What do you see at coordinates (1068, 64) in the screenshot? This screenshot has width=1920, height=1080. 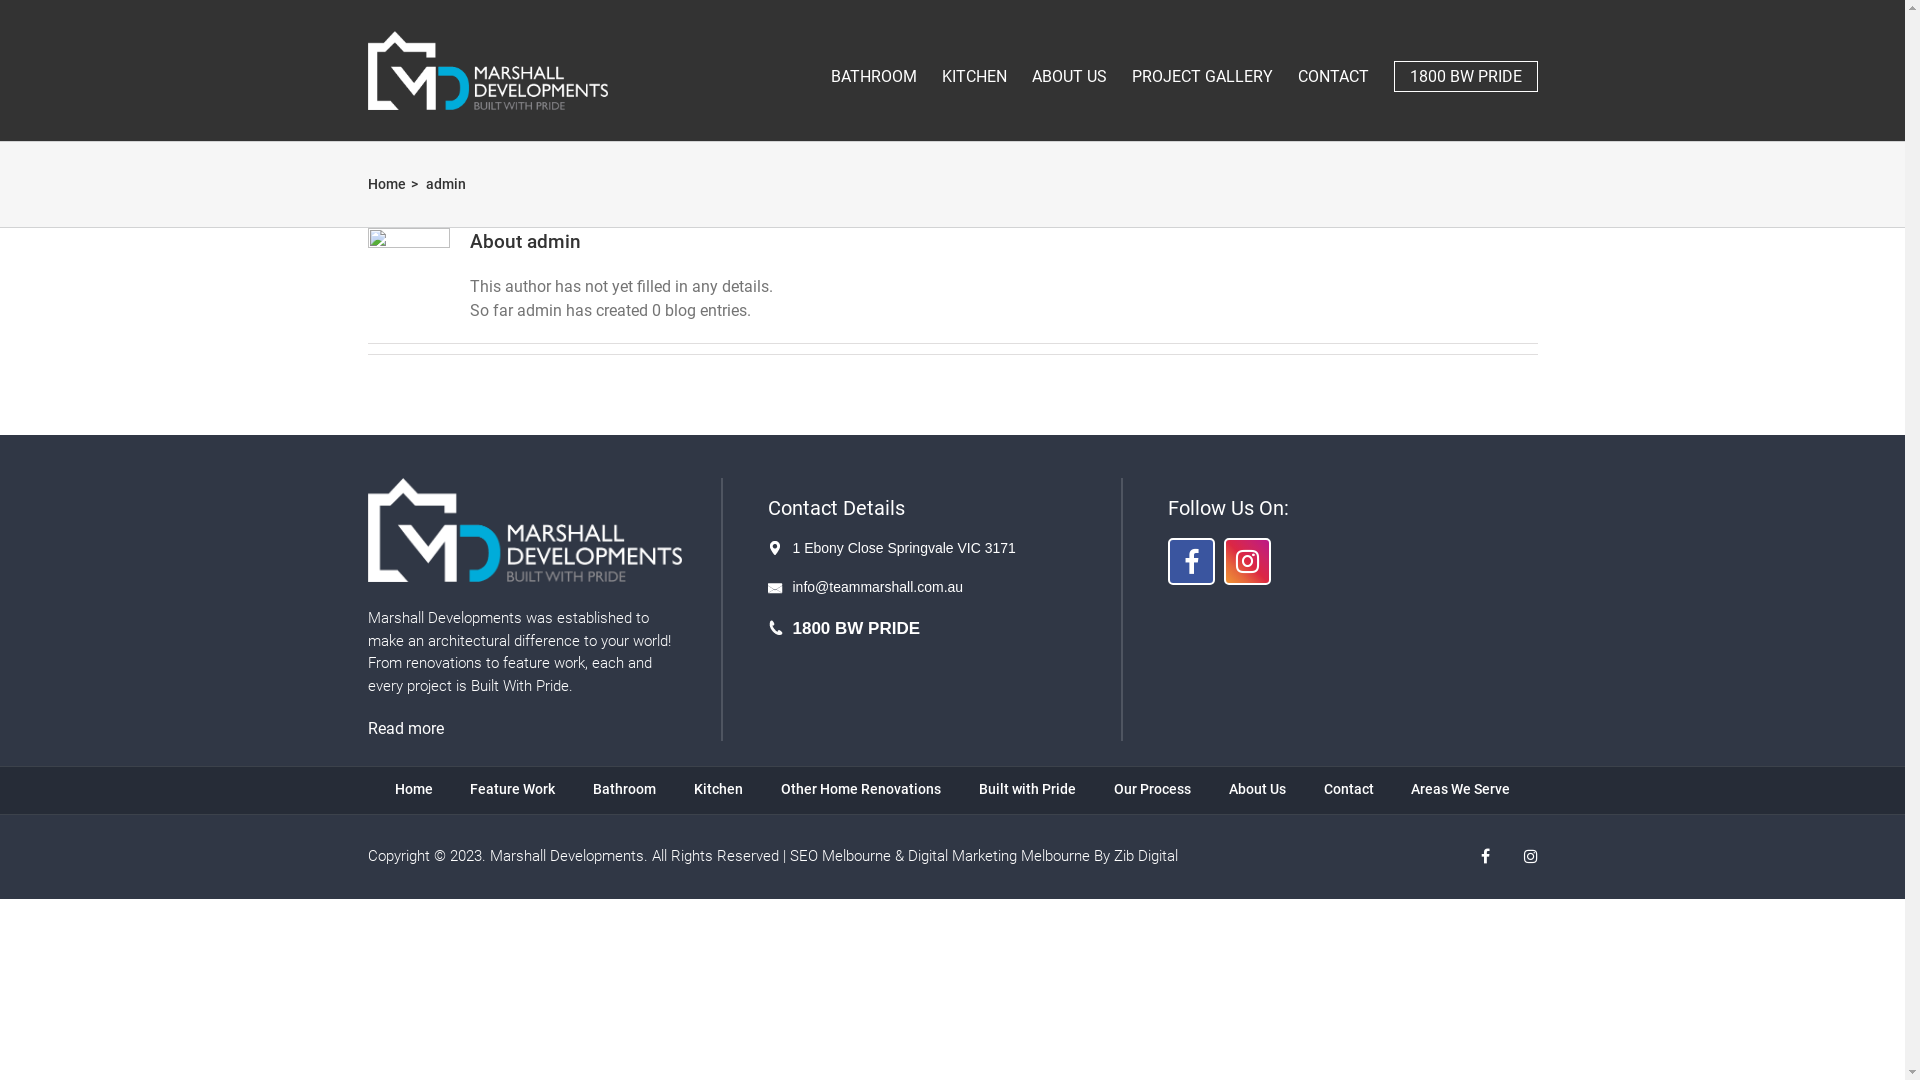 I see `'ABOUT US'` at bounding box center [1068, 64].